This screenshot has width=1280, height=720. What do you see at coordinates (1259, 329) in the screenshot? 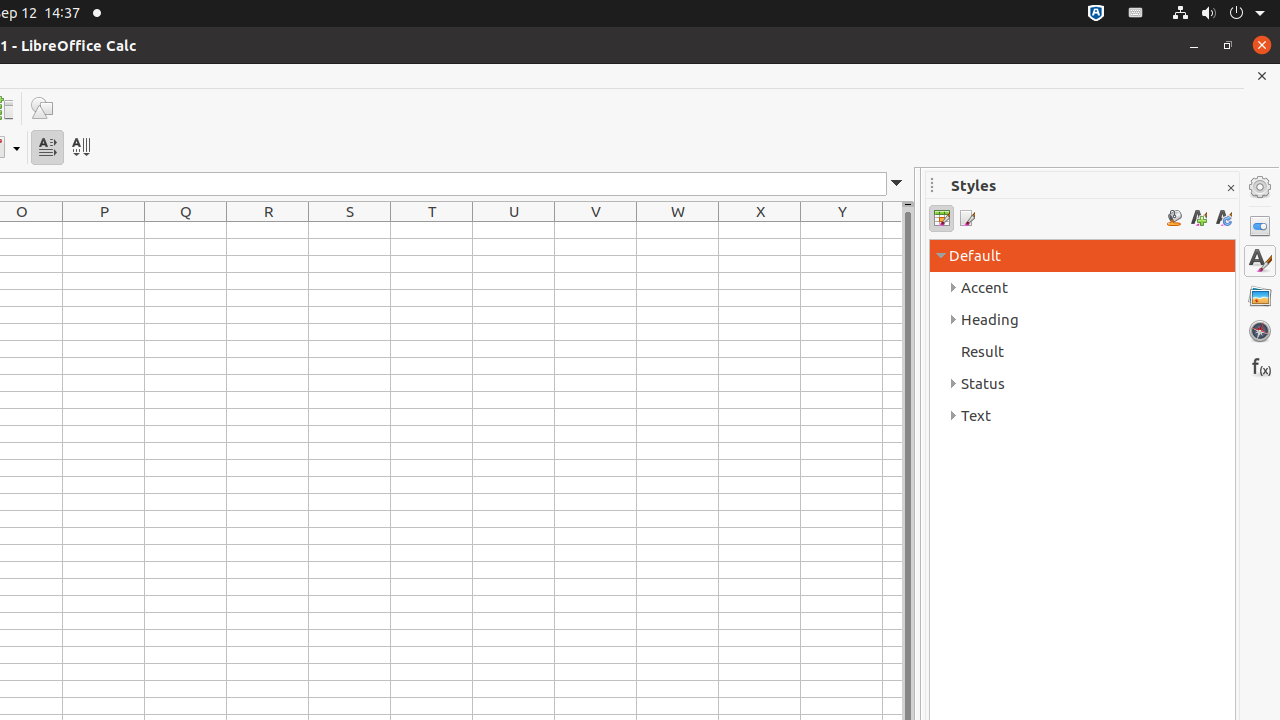
I see `'Navigator'` at bounding box center [1259, 329].